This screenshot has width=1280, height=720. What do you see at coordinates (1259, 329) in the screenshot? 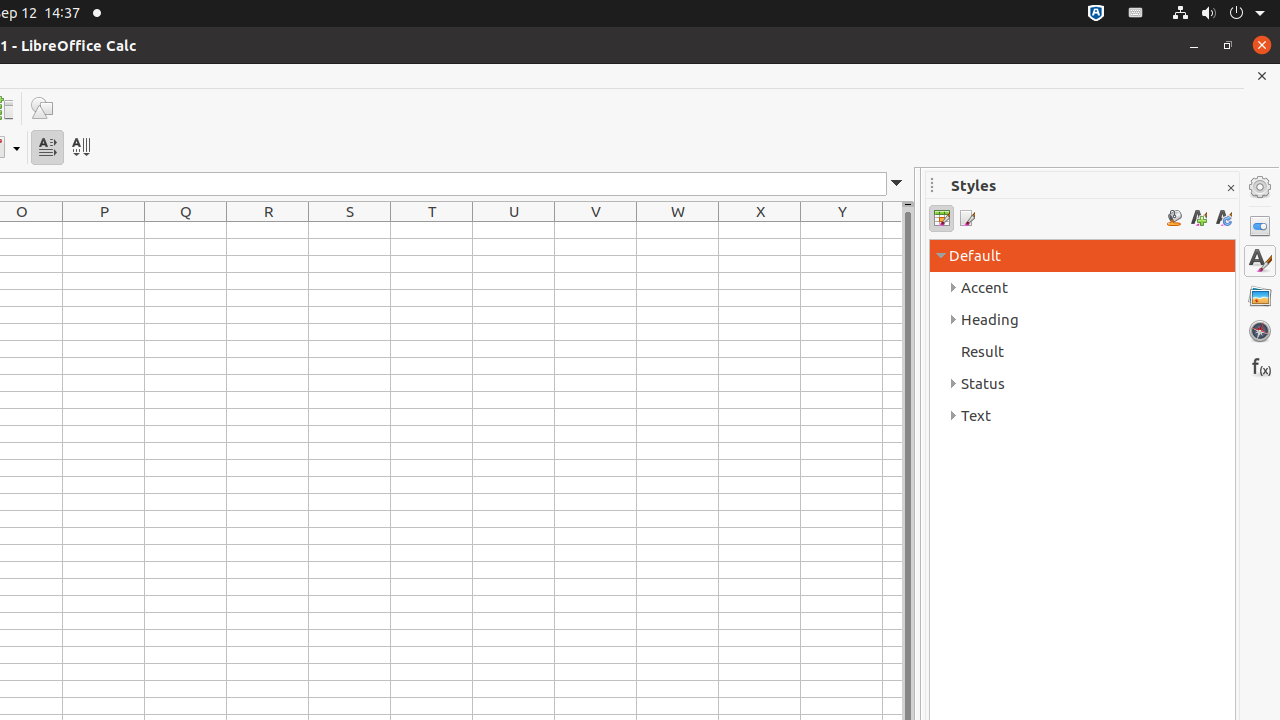
I see `'Navigator'` at bounding box center [1259, 329].